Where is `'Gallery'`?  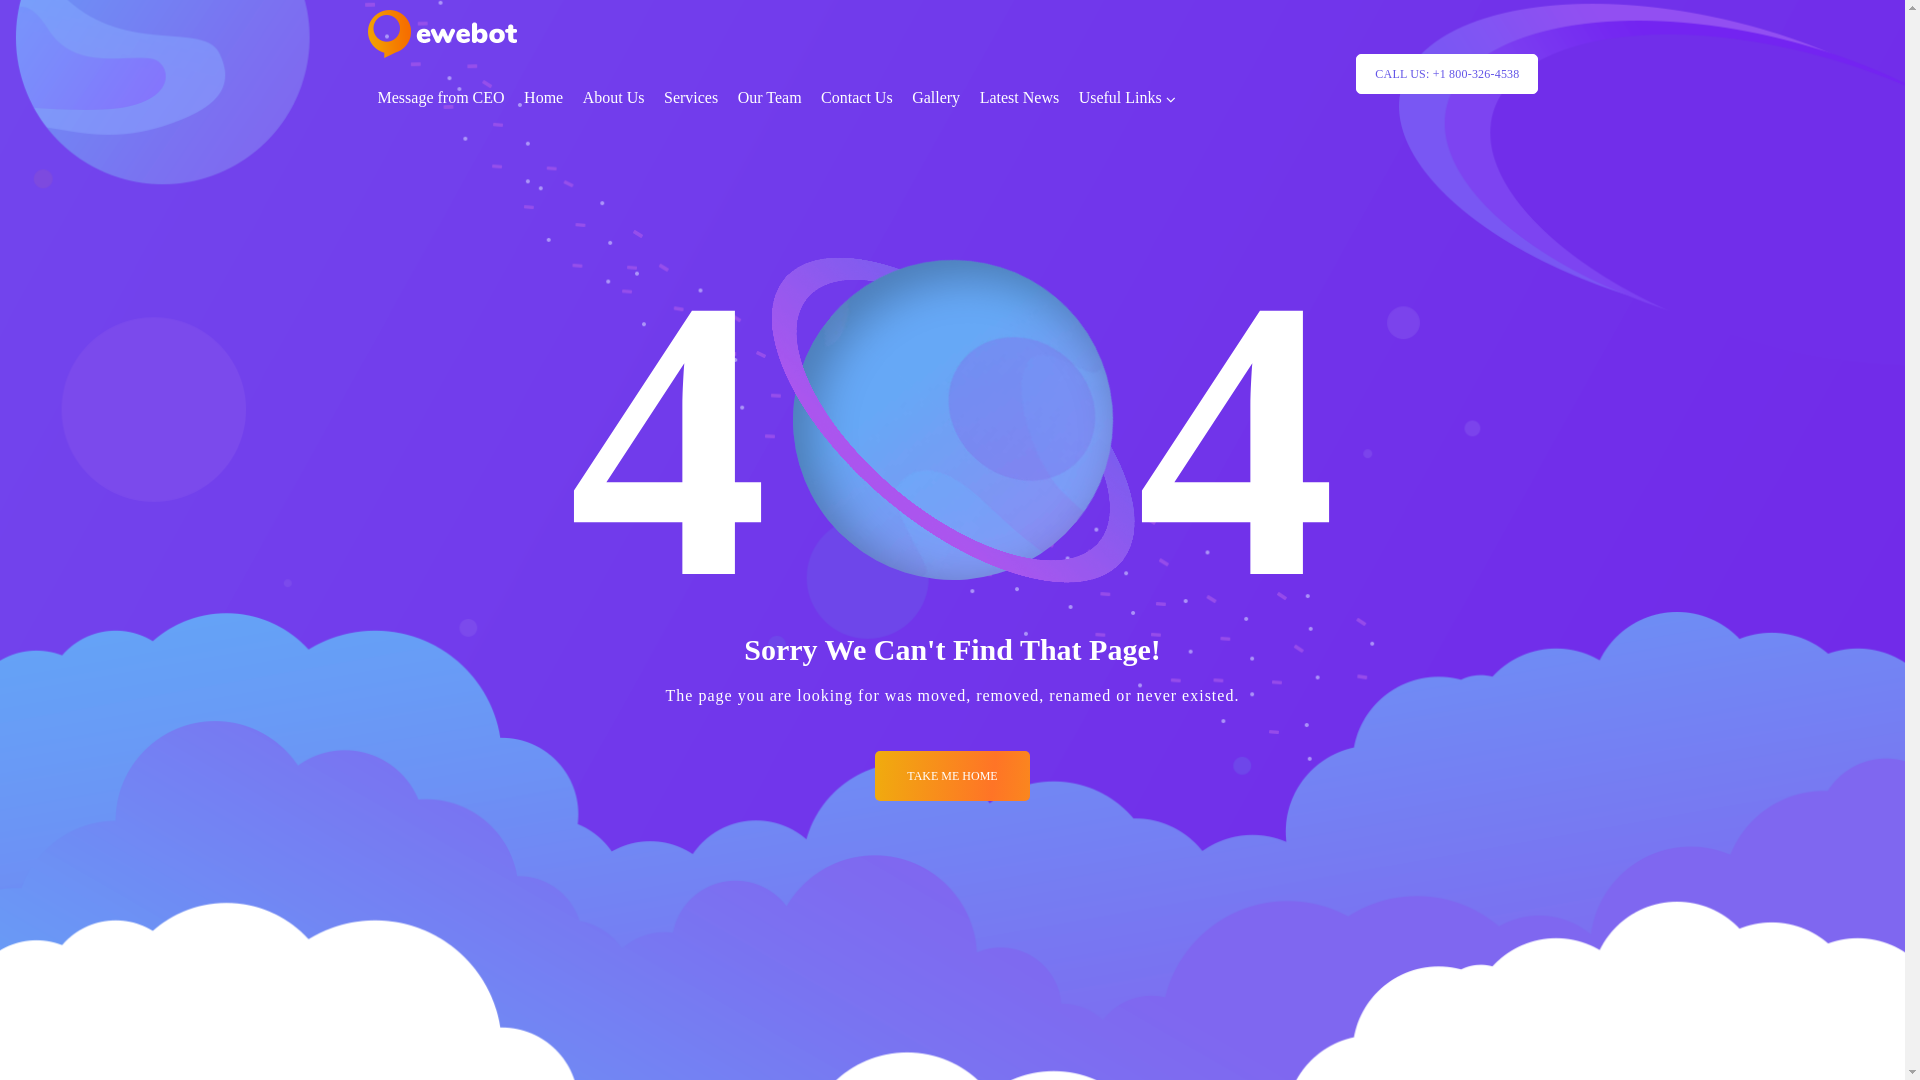
'Gallery' is located at coordinates (935, 97).